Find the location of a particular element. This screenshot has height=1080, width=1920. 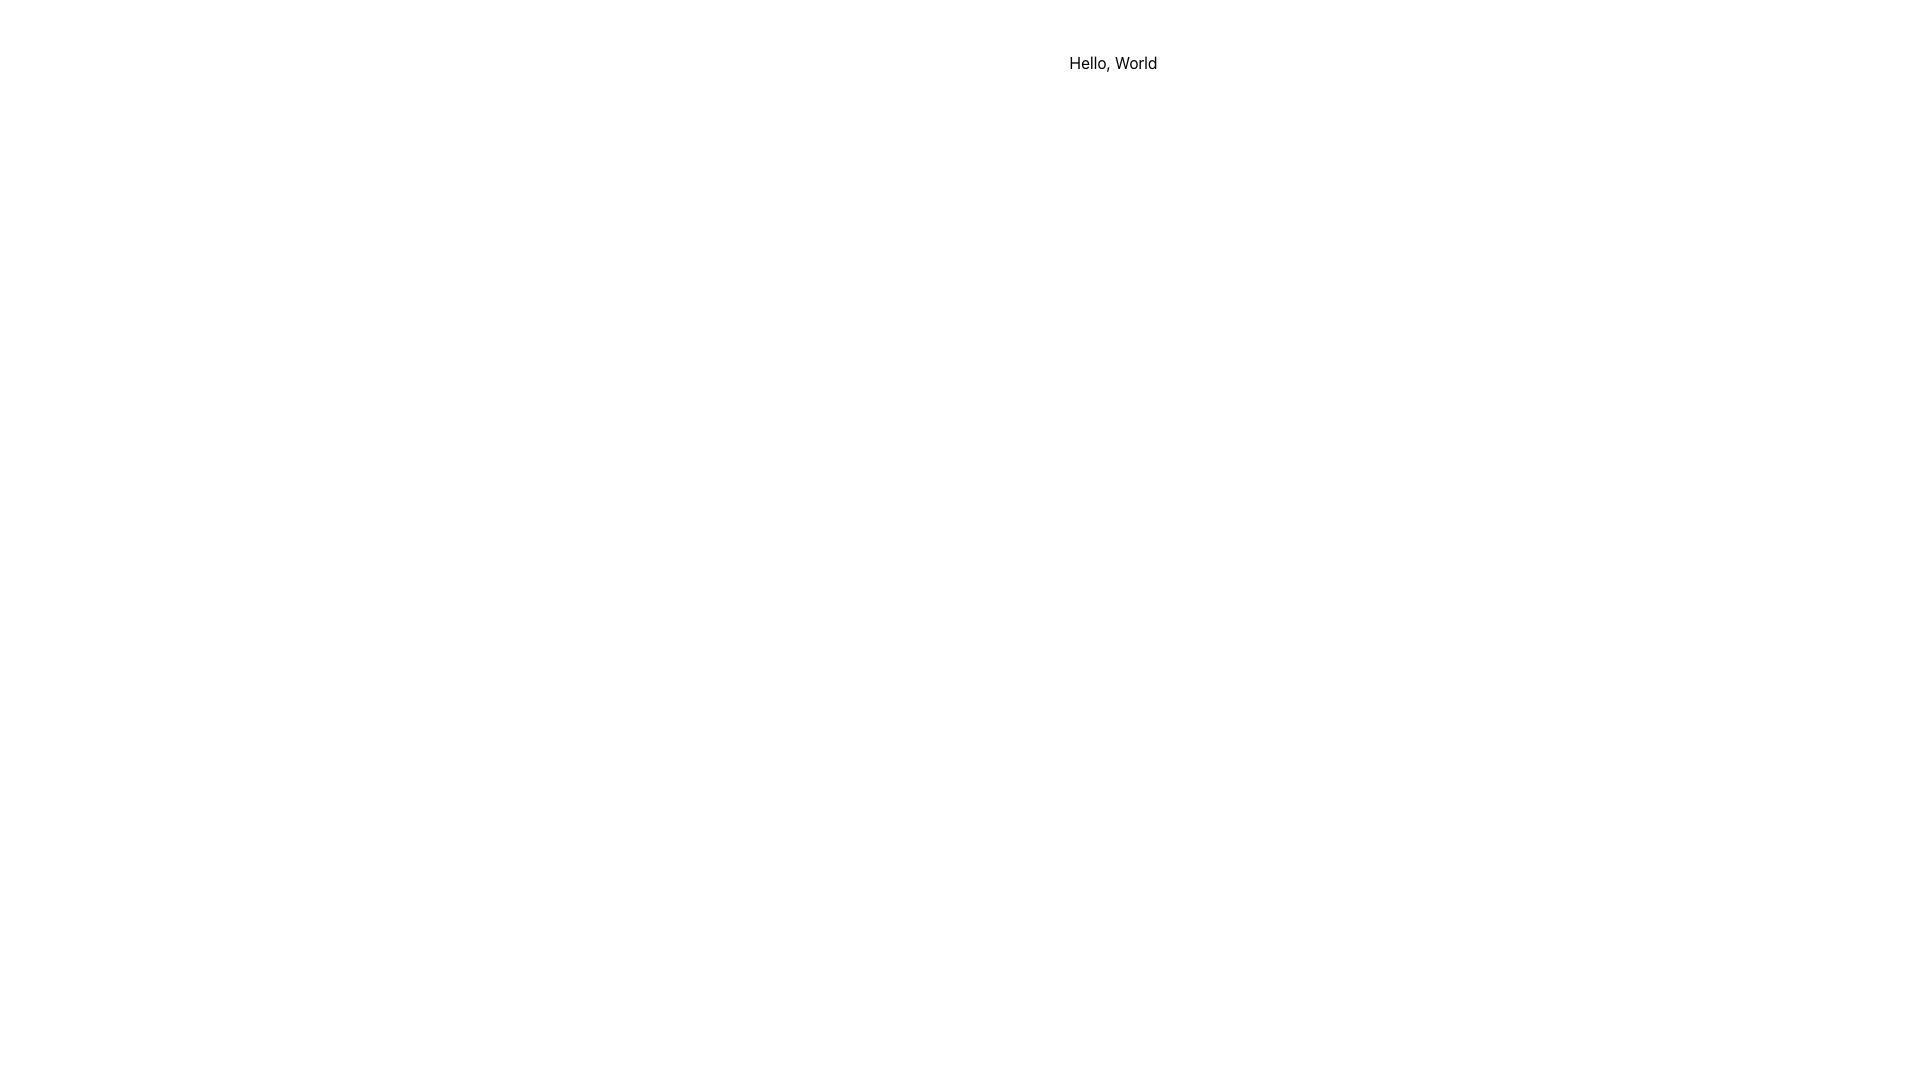

the Static text display that shows 'Hello, World' in black font on a white background, located near the top of the interface is located at coordinates (1112, 61).